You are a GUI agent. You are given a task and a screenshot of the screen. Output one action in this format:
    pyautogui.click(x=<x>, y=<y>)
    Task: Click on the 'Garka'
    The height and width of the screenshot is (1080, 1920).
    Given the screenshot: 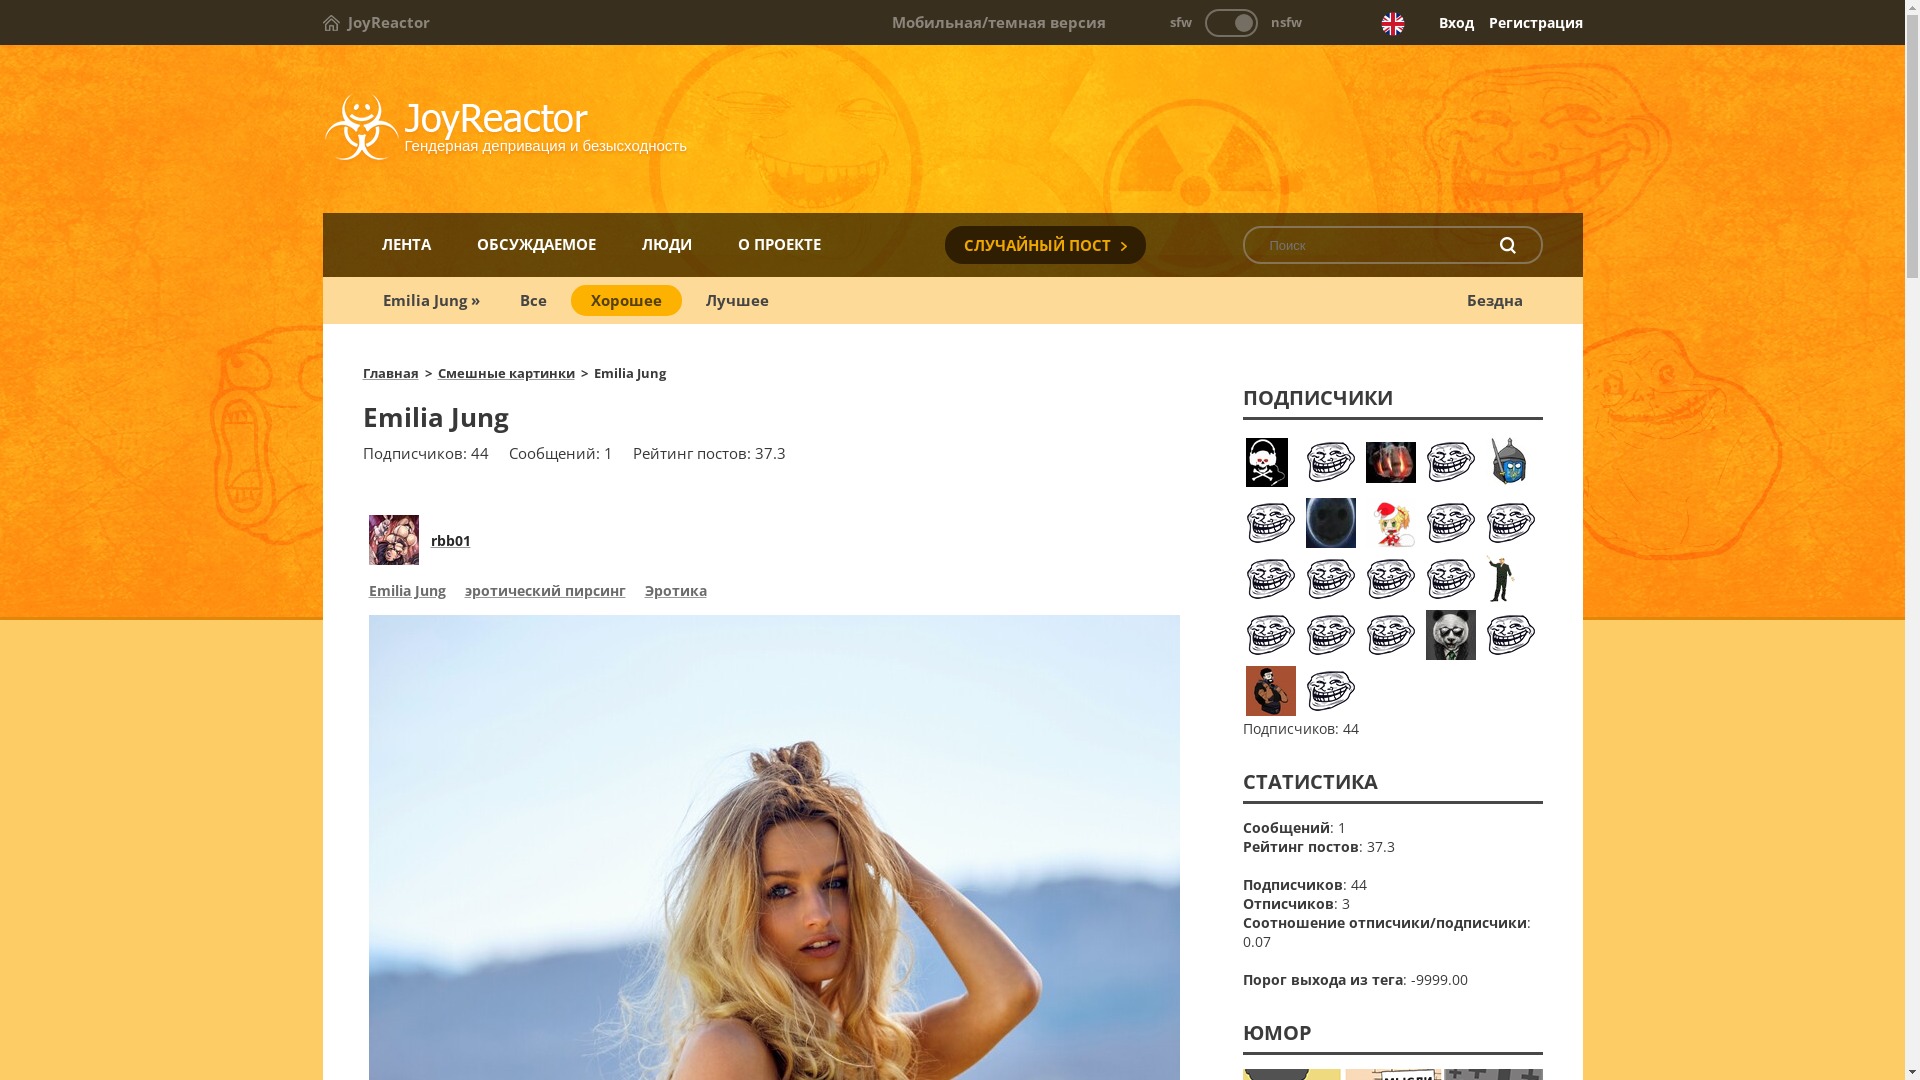 What is the action you would take?
    pyautogui.click(x=1450, y=578)
    